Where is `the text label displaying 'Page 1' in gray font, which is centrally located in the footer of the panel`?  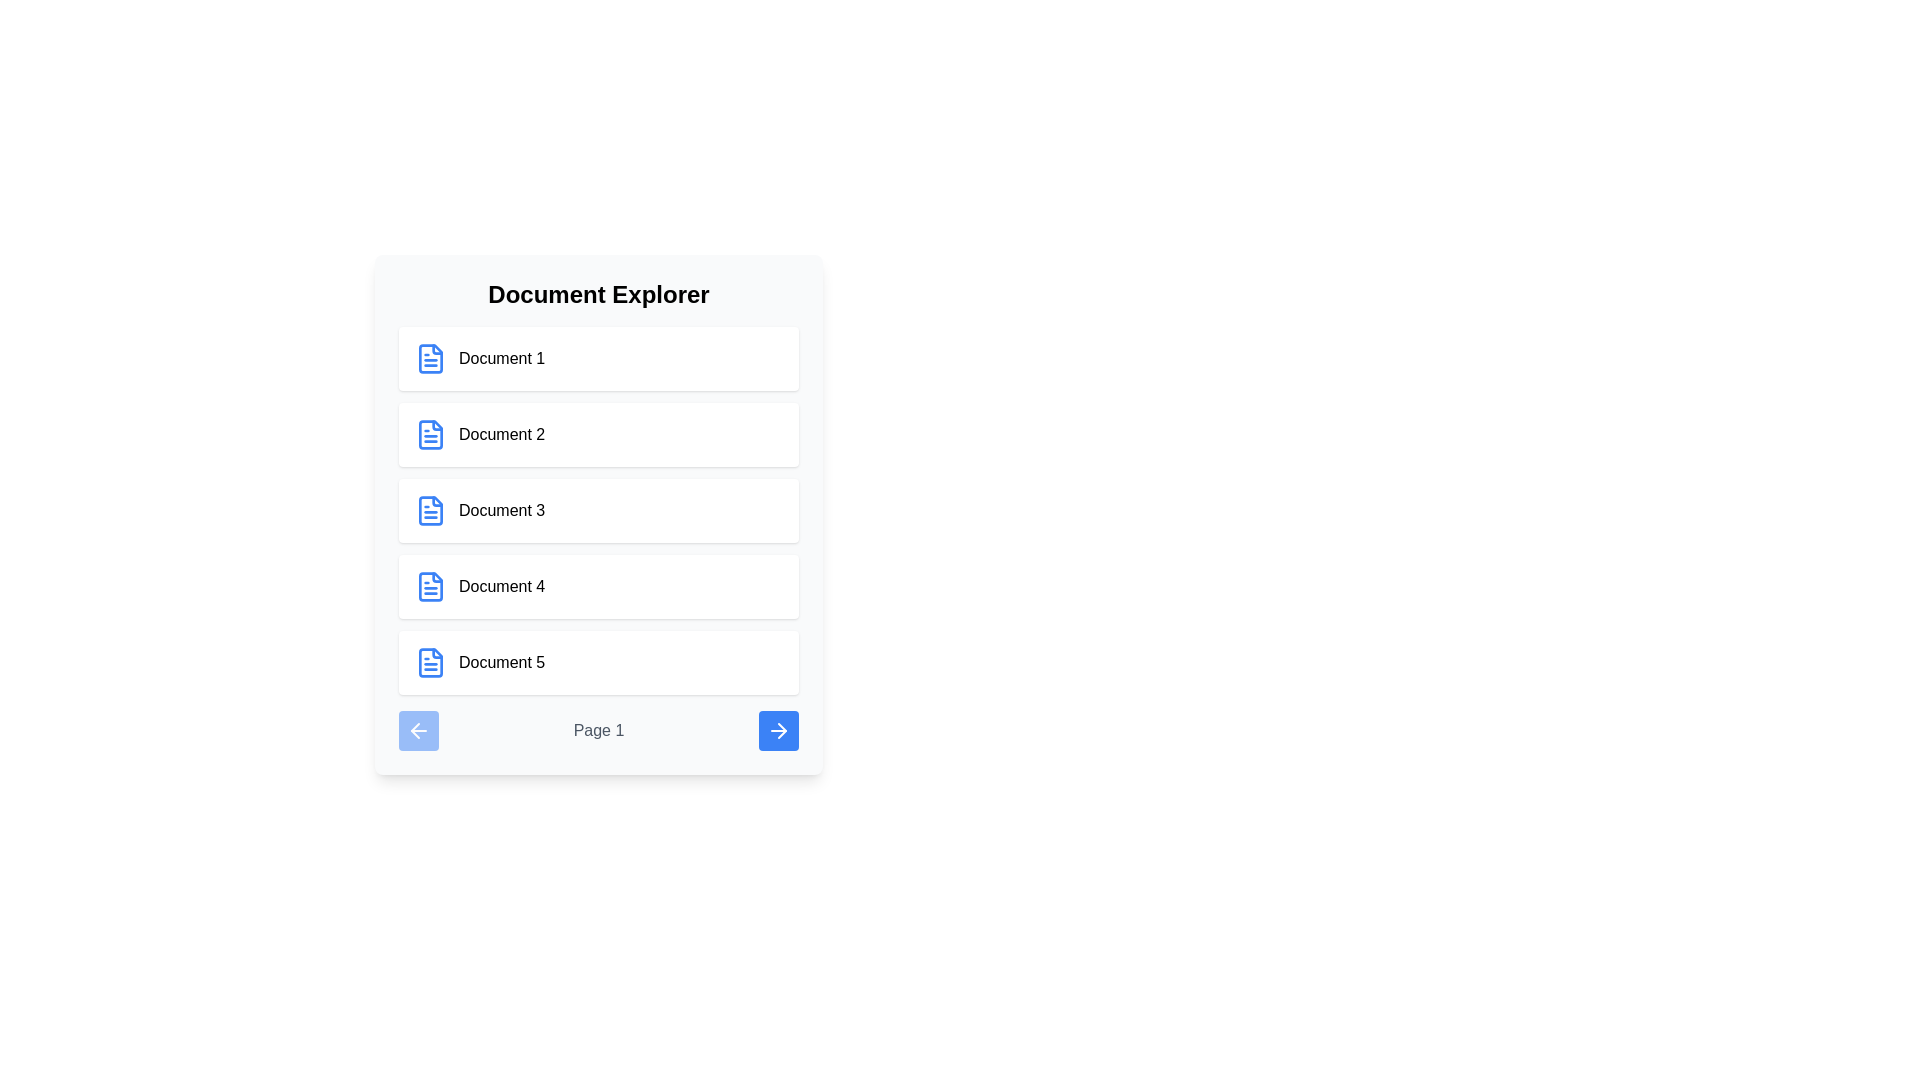
the text label displaying 'Page 1' in gray font, which is centrally located in the footer of the panel is located at coordinates (598, 731).